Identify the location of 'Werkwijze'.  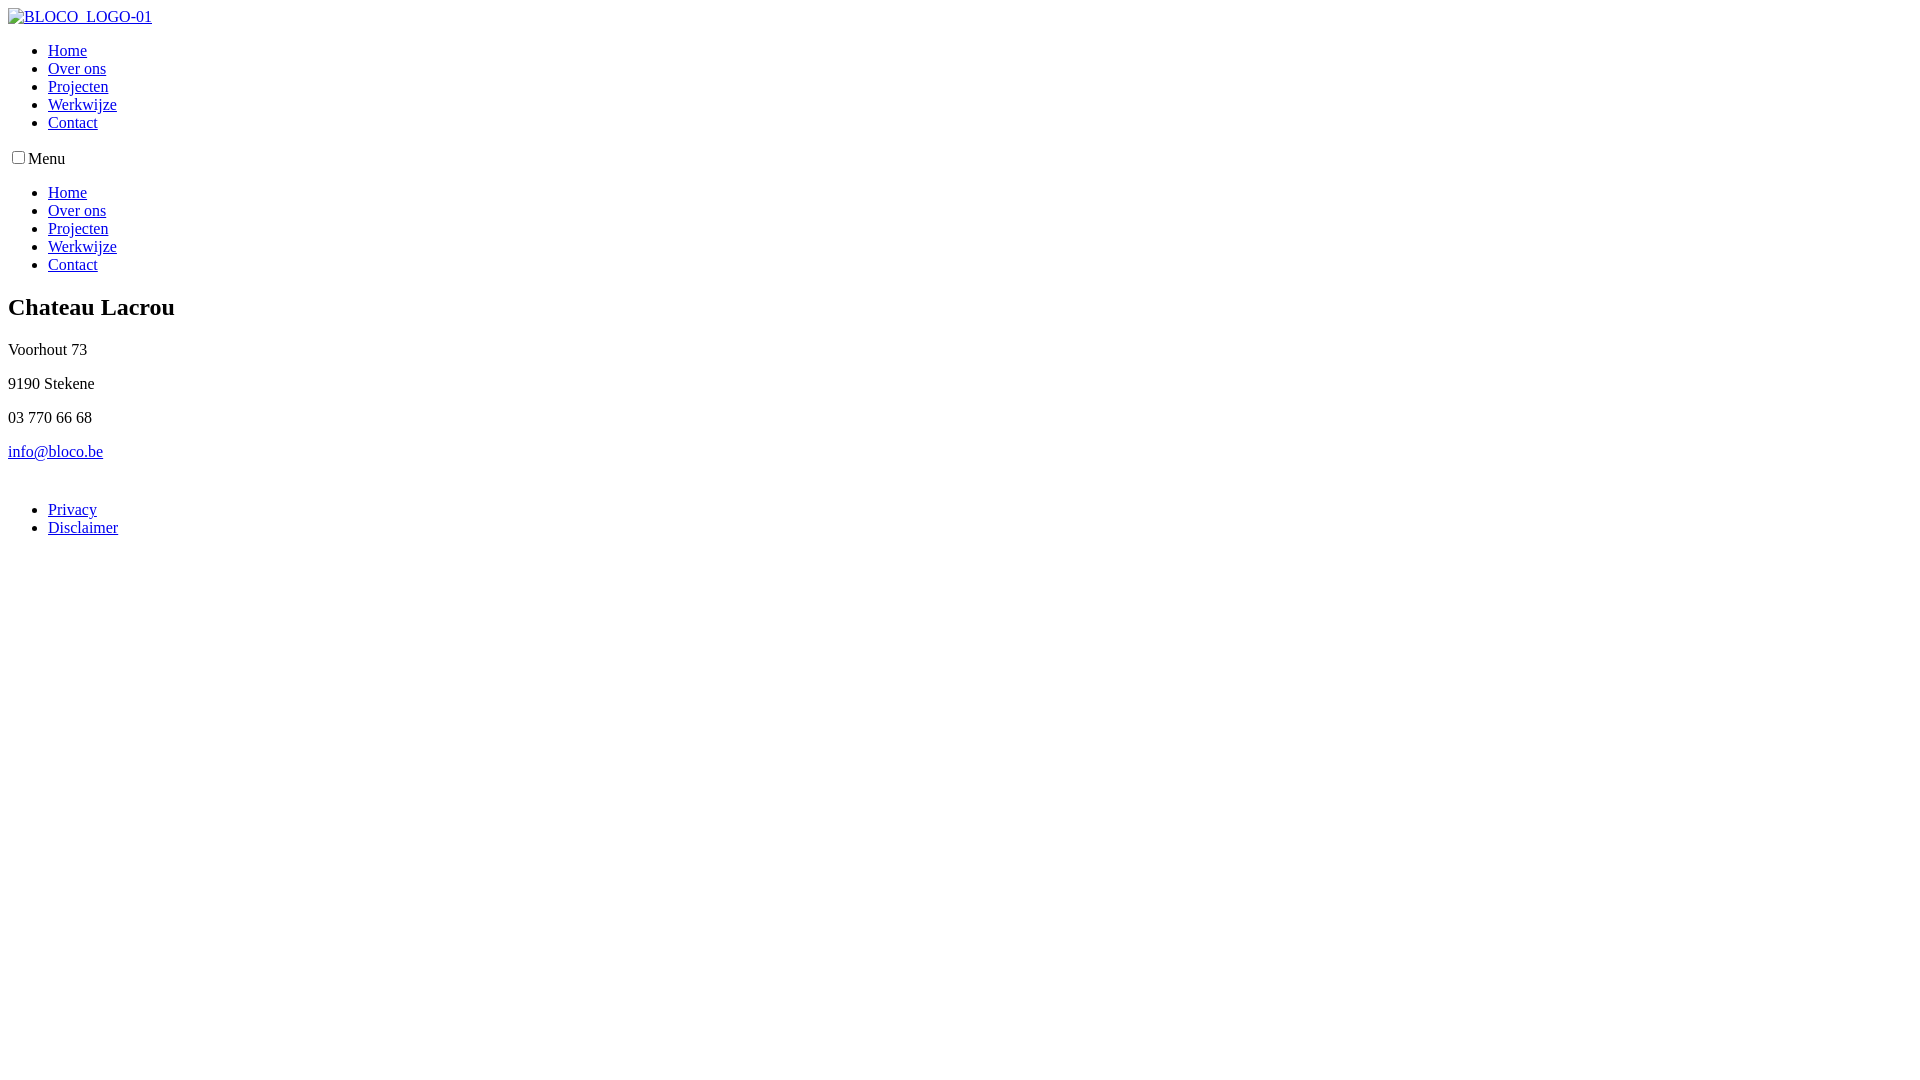
(81, 245).